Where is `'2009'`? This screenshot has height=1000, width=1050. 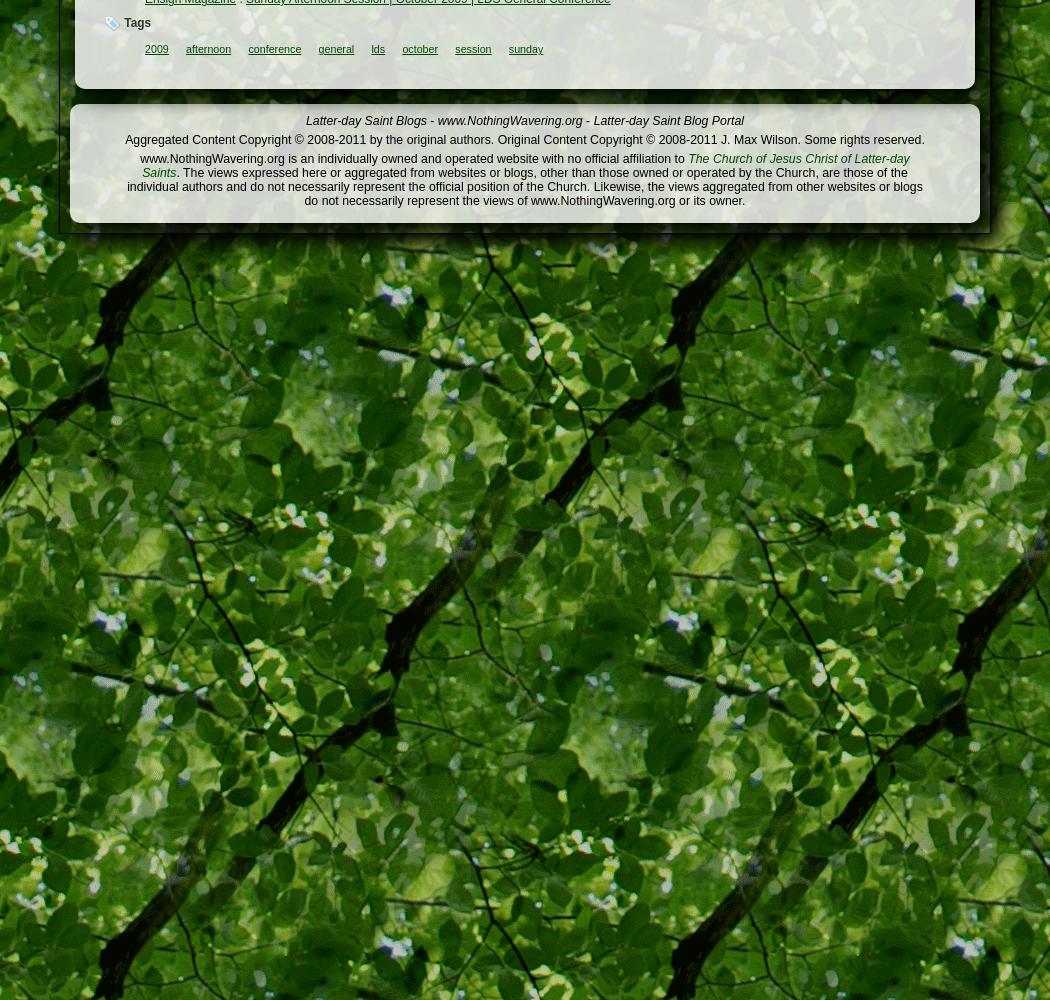
'2009' is located at coordinates (156, 49).